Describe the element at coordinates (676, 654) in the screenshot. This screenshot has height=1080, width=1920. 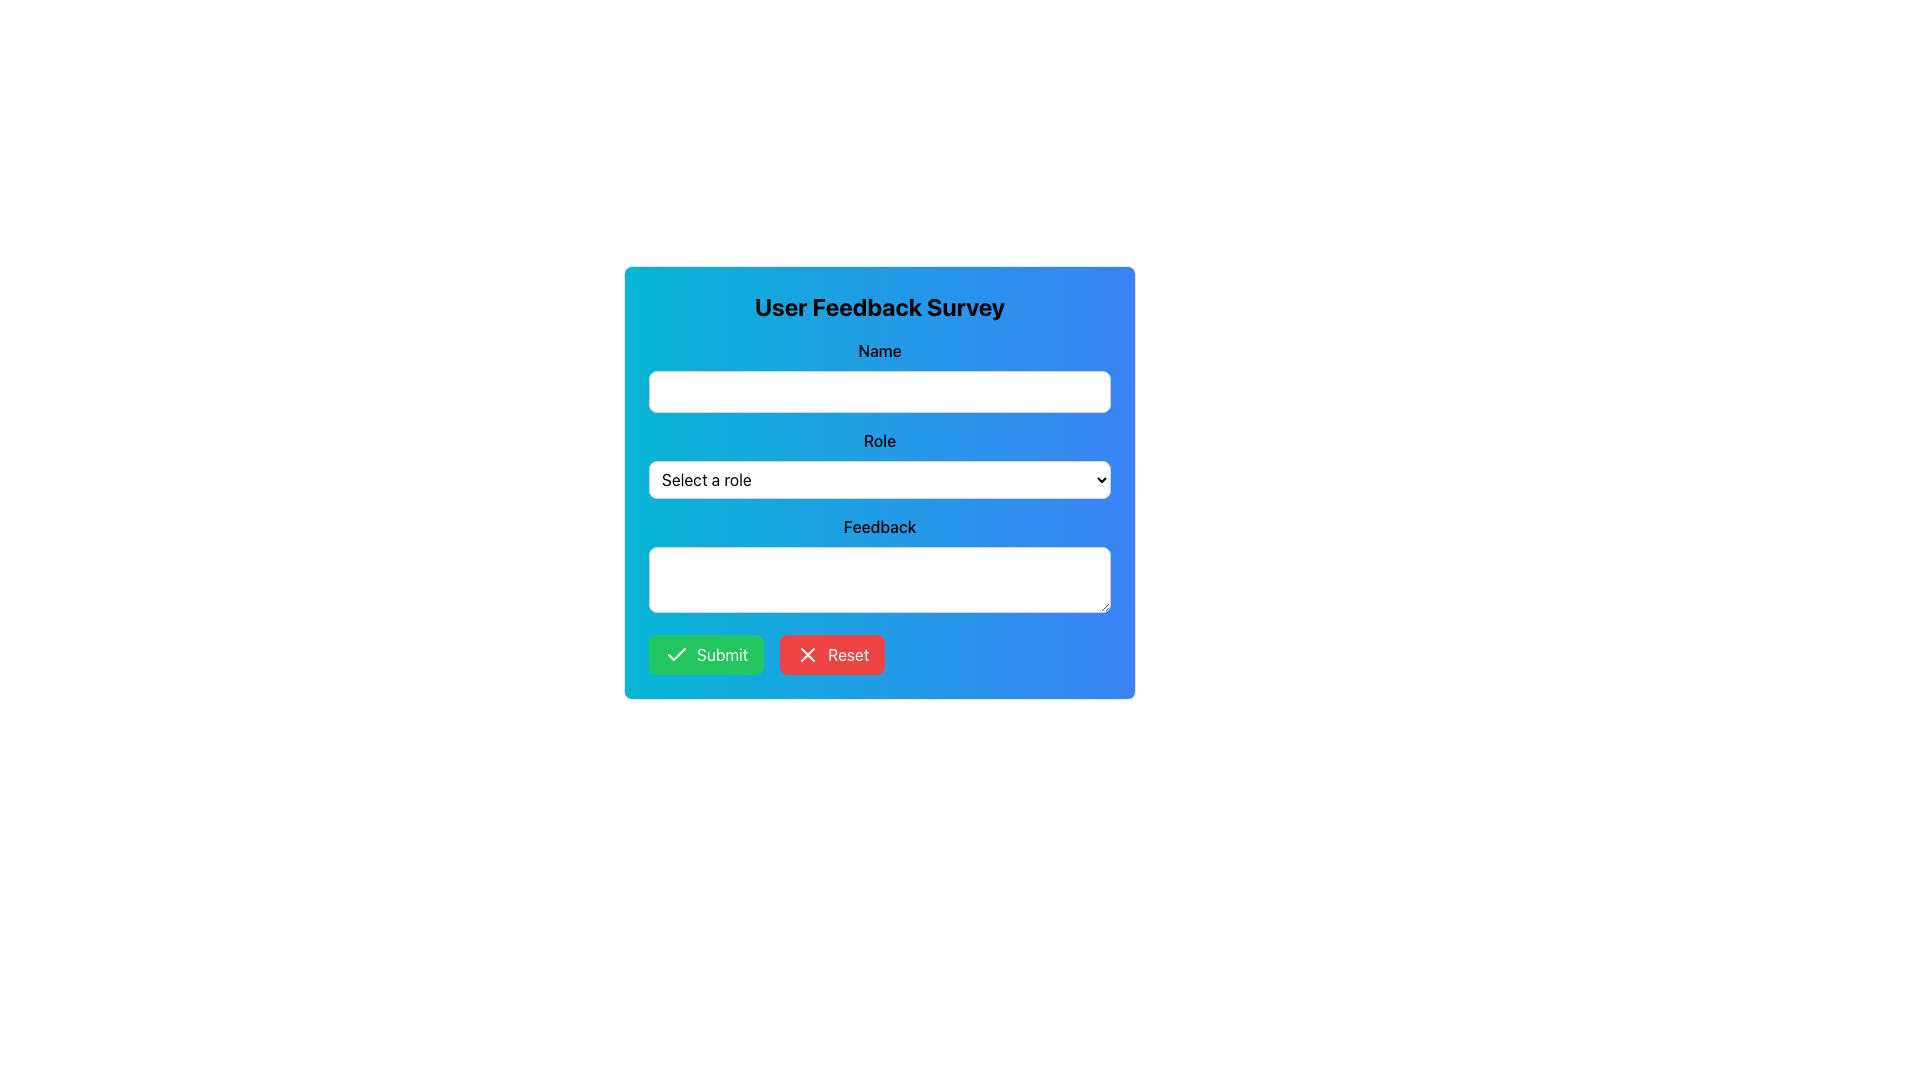
I see `the green 'Submit' button containing a minimalistic checkmark icon located in the bottom-left corner of the interface` at that location.